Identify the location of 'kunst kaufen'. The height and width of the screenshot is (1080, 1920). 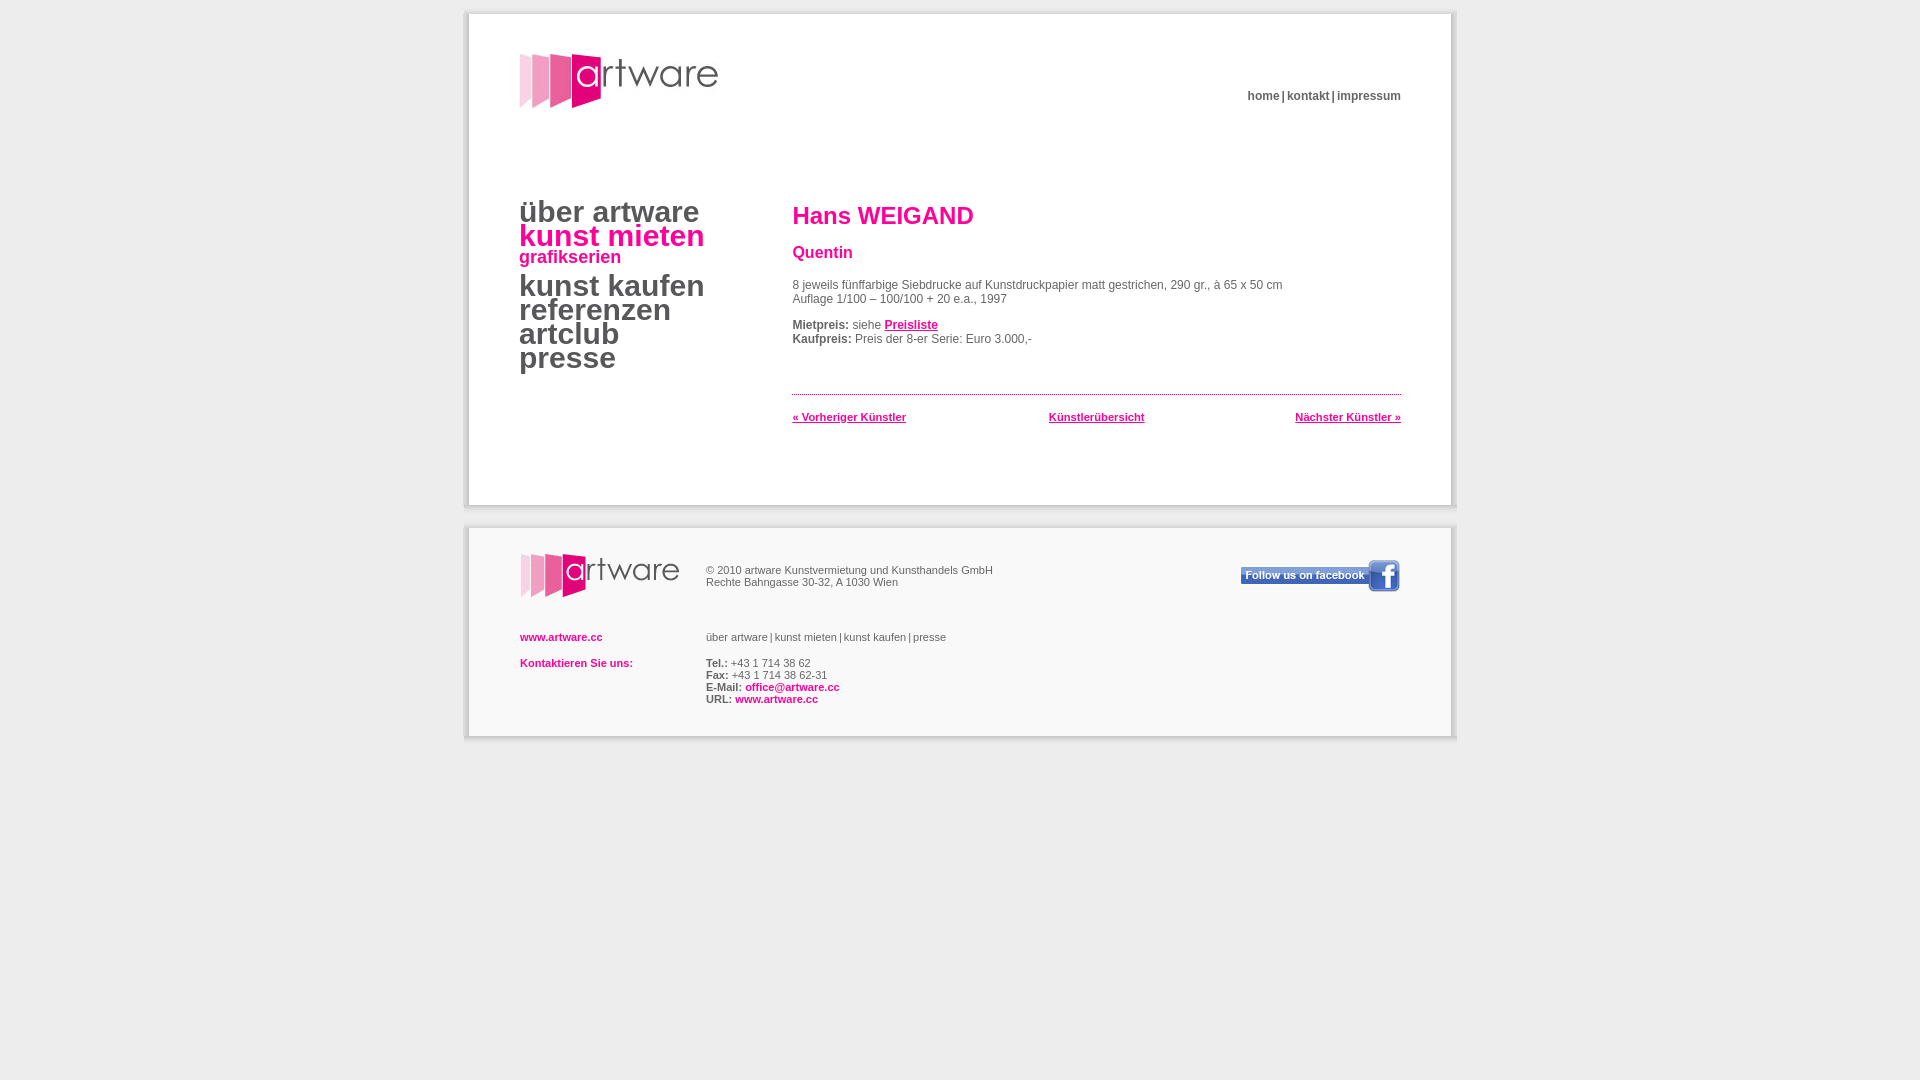
(610, 285).